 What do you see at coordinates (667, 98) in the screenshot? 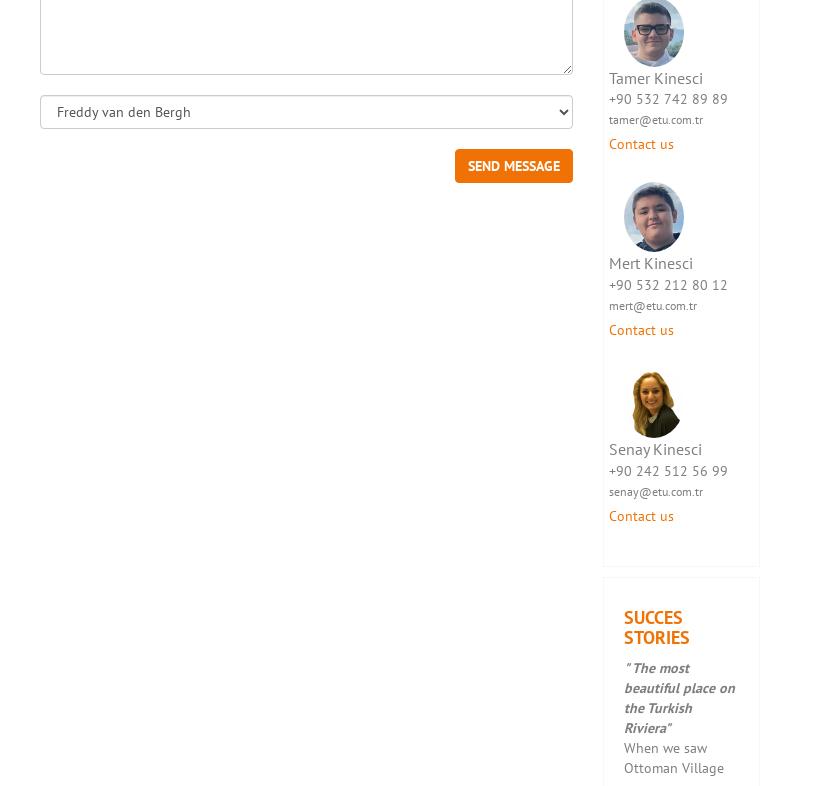
I see `'+90 532 742 89 89'` at bounding box center [667, 98].